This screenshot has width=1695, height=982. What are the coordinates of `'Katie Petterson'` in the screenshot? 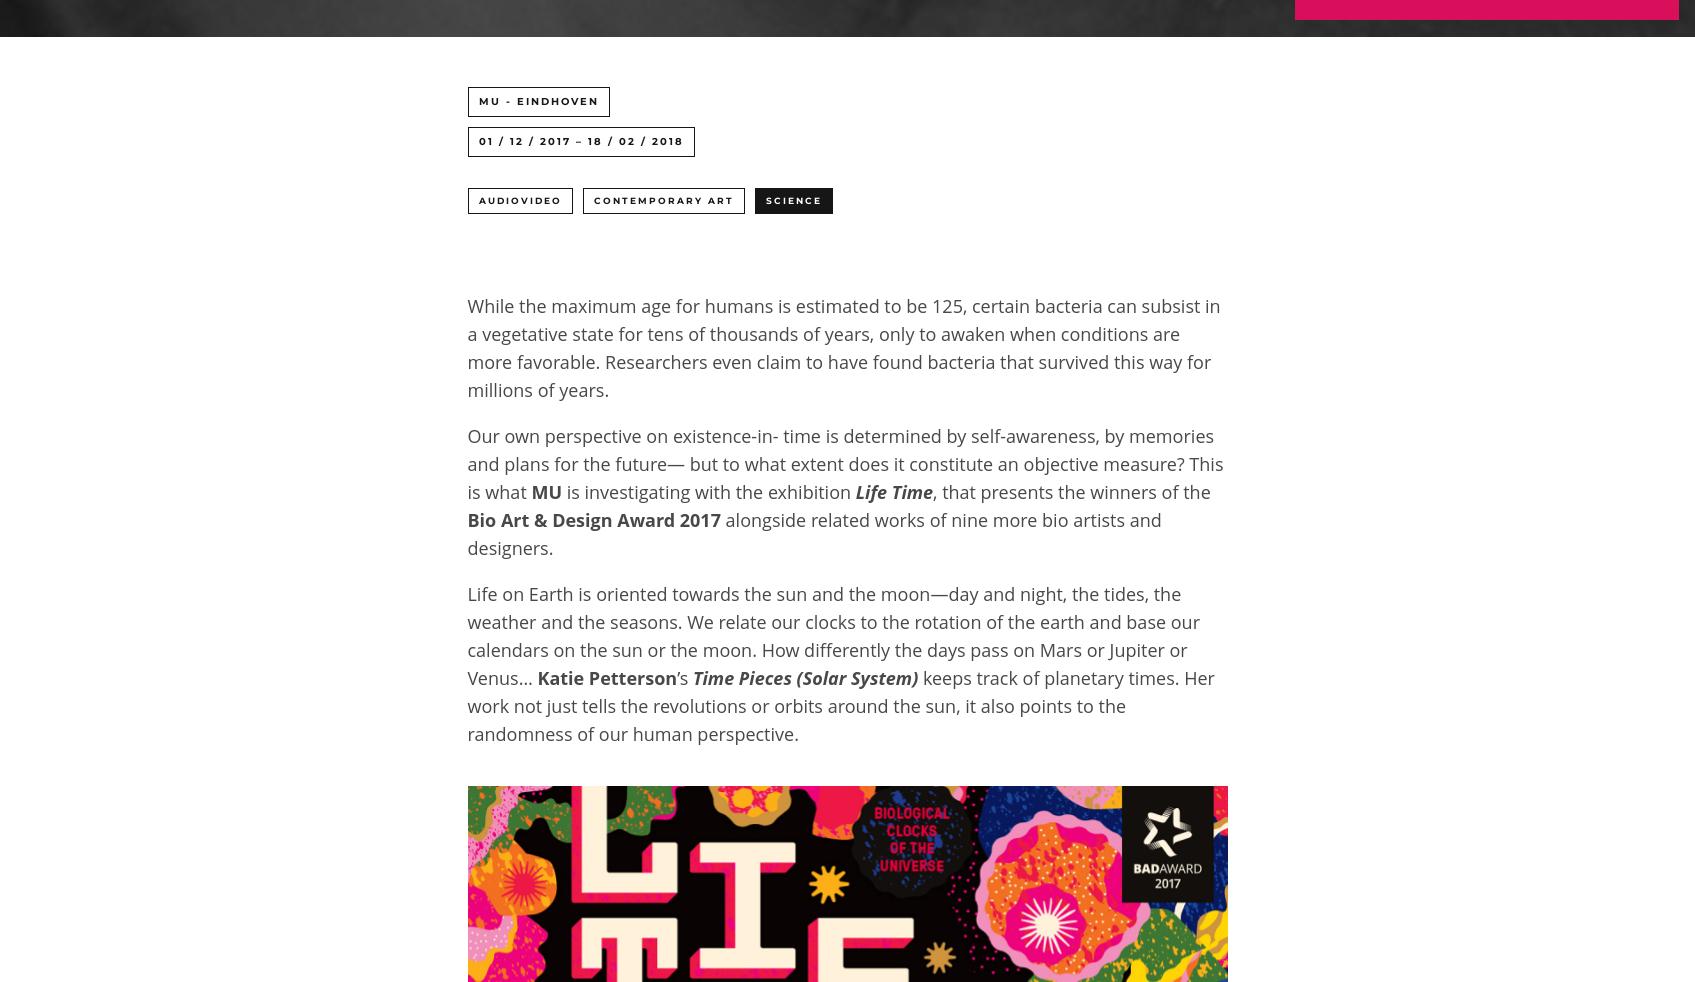 It's located at (532, 677).